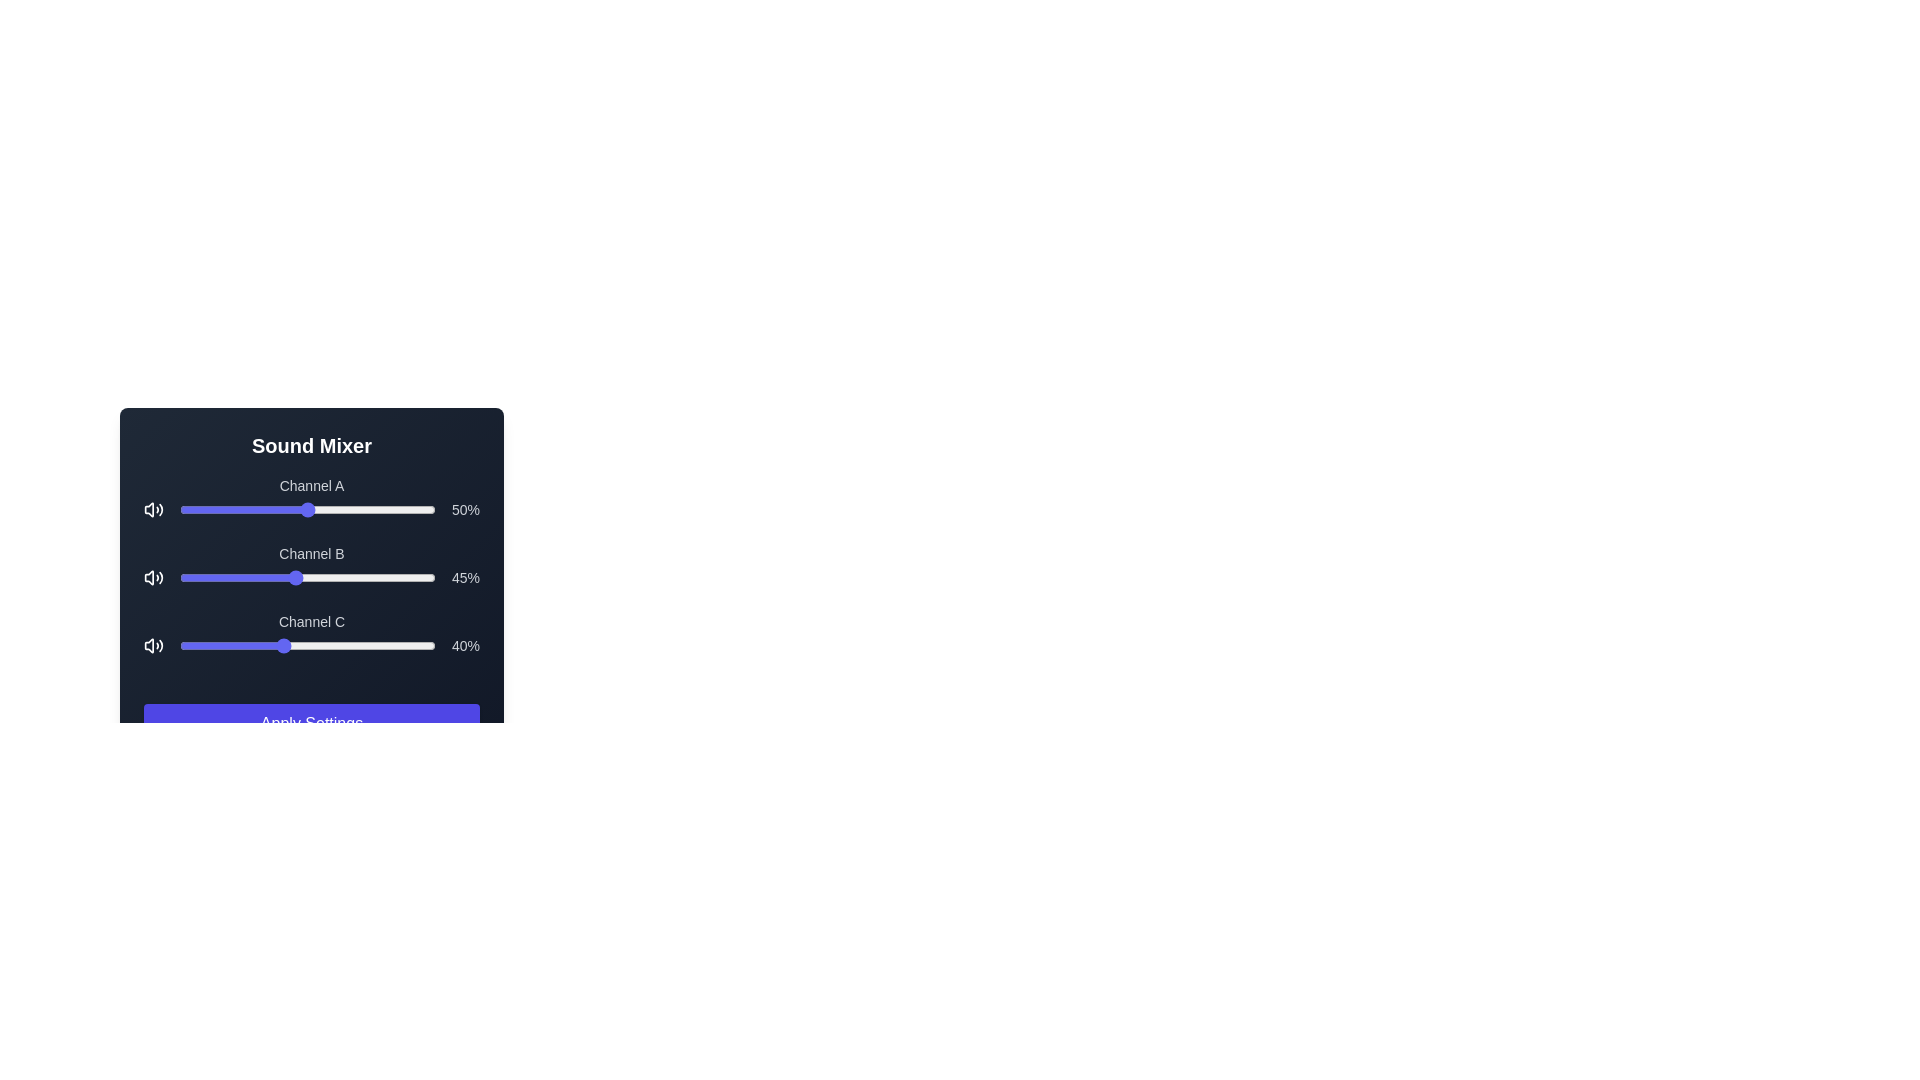  Describe the element at coordinates (213, 578) in the screenshot. I see `the Channel B volume` at that location.